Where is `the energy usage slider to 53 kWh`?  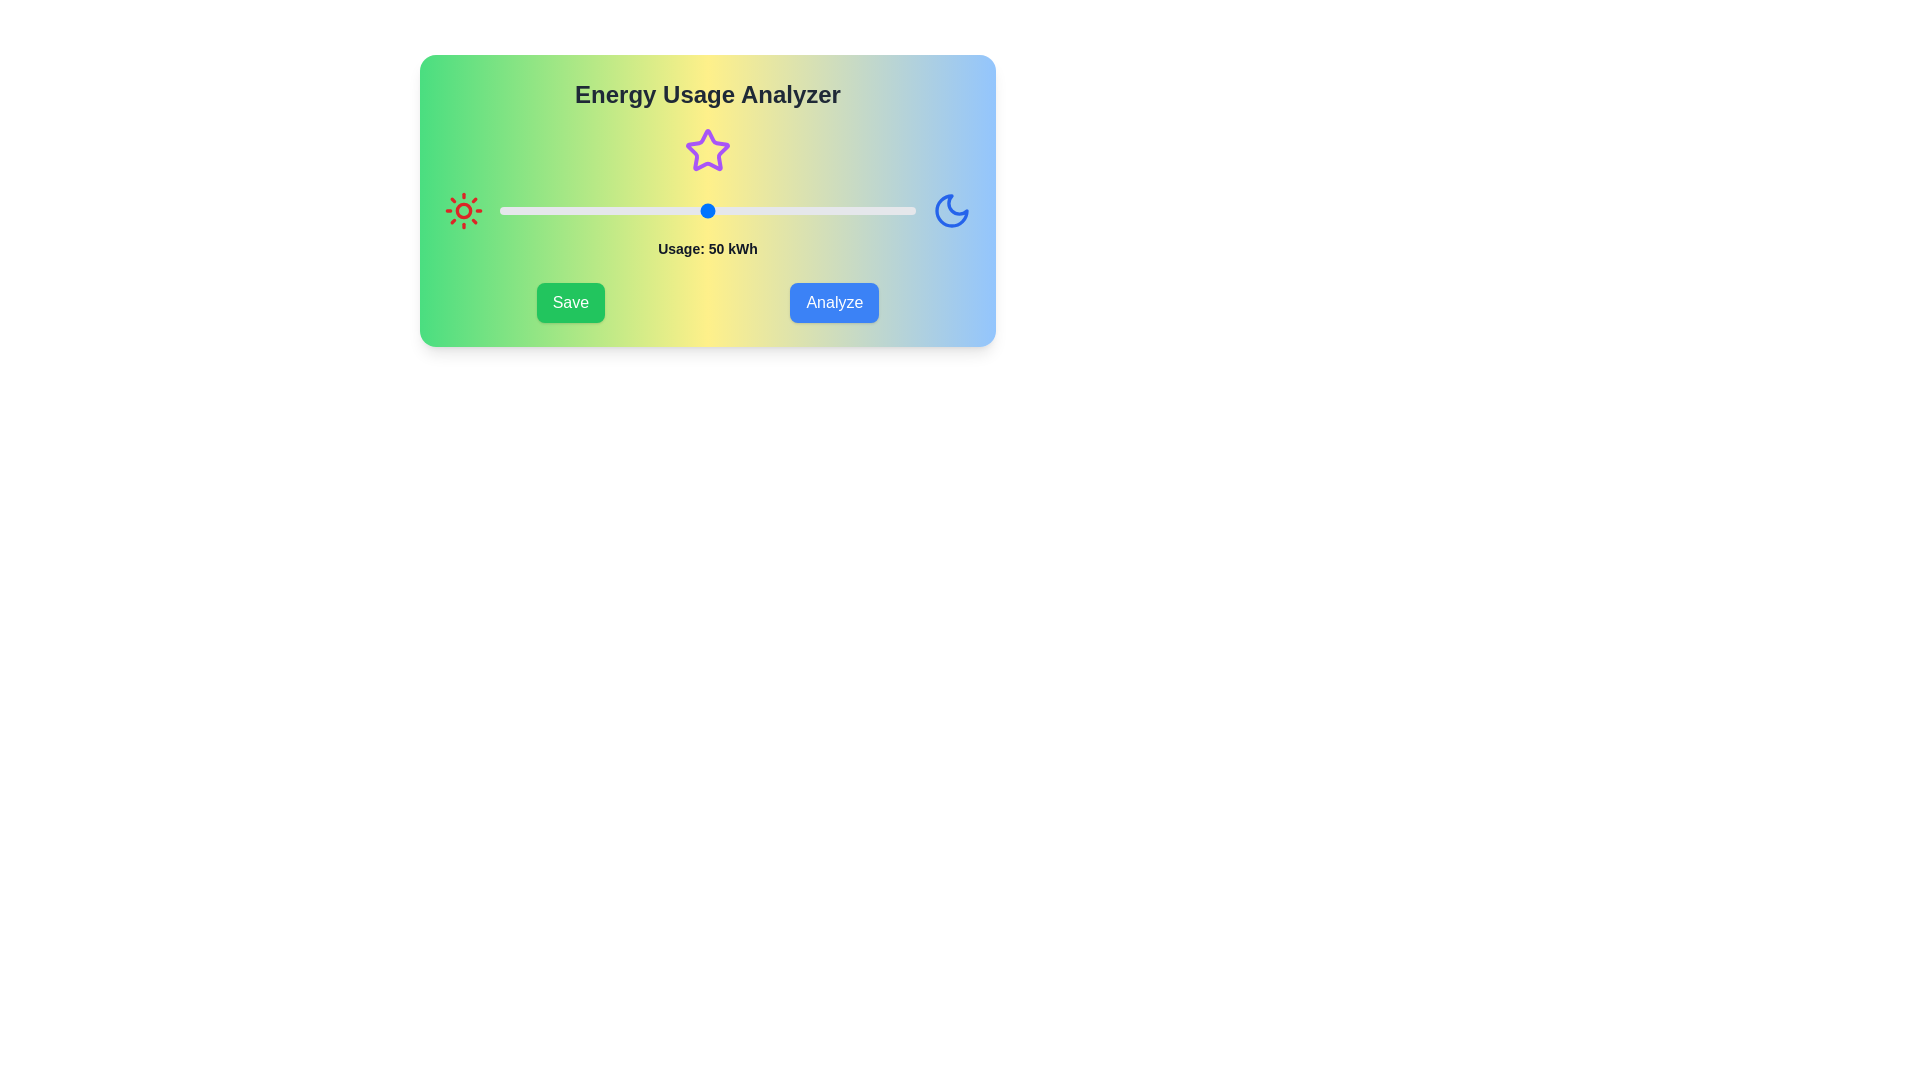
the energy usage slider to 53 kWh is located at coordinates (720, 211).